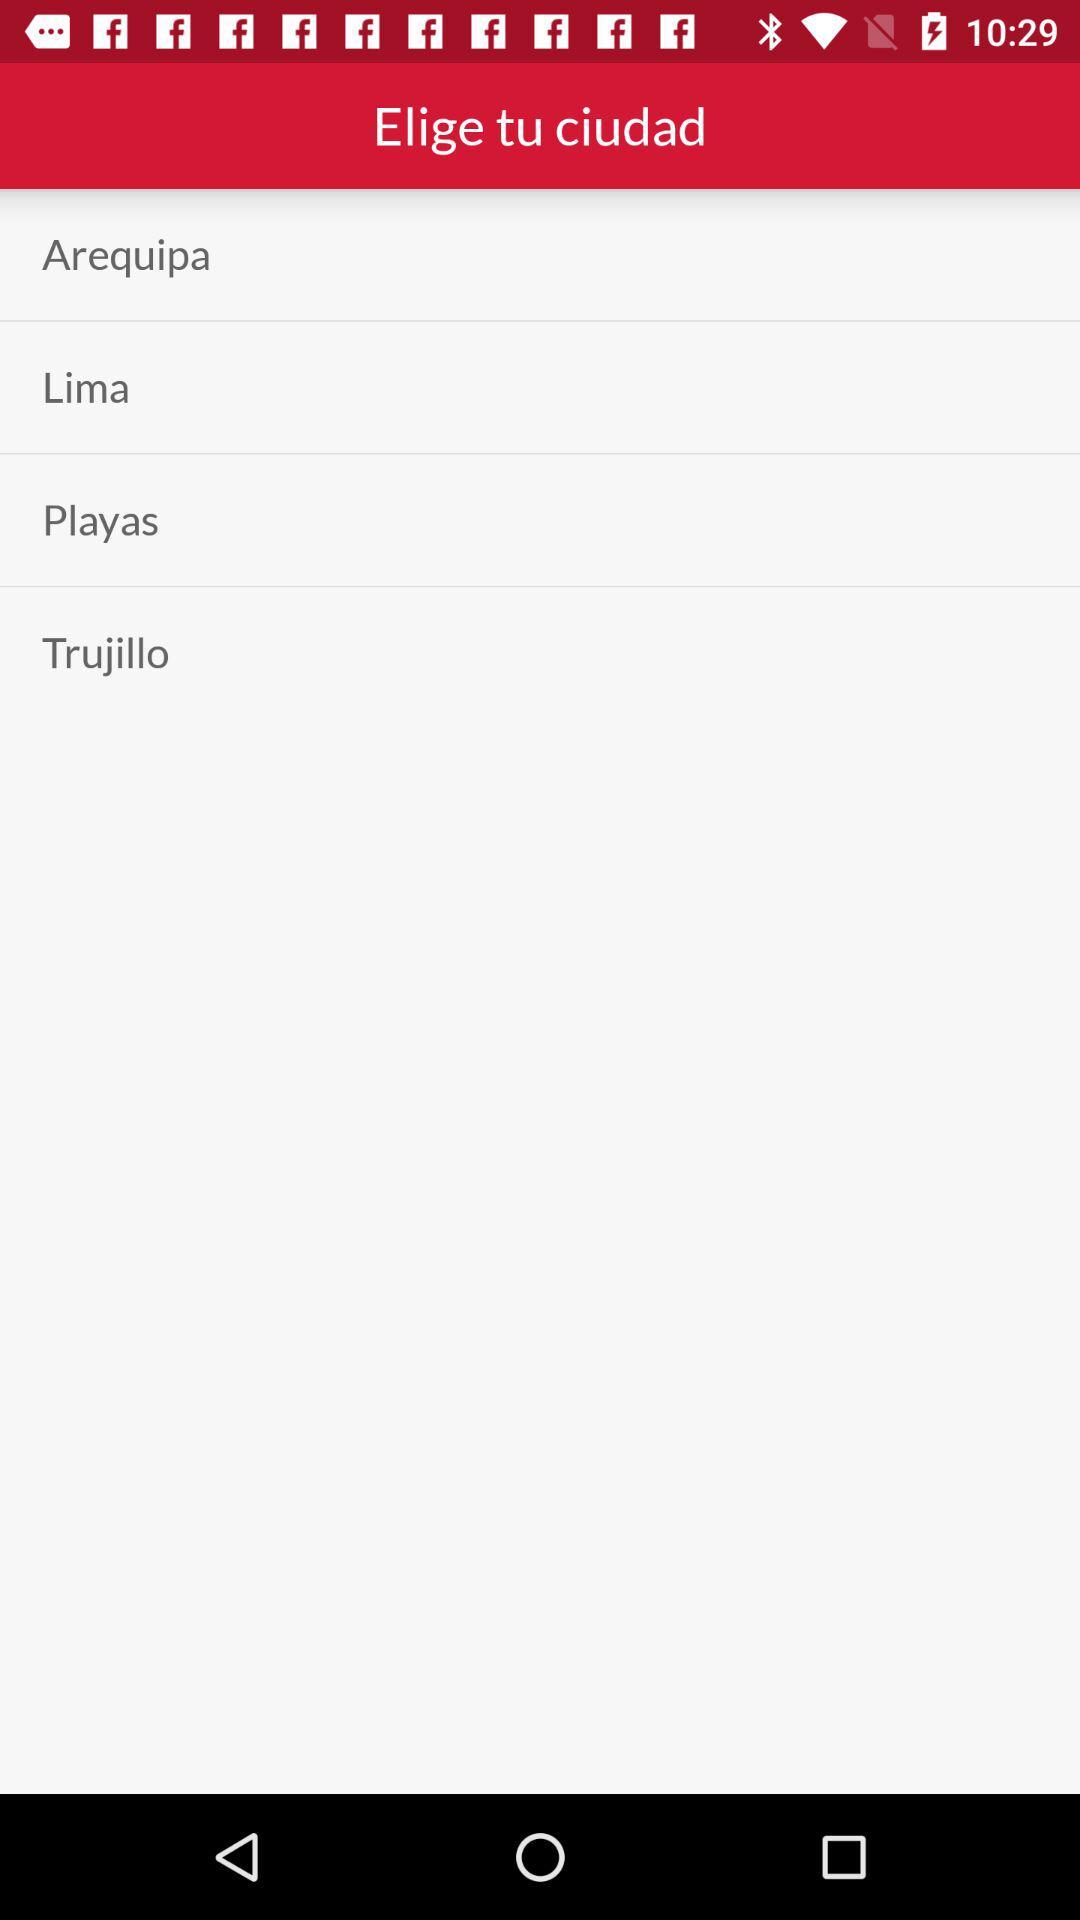 The height and width of the screenshot is (1920, 1080). I want to click on the app above lima item, so click(126, 253).